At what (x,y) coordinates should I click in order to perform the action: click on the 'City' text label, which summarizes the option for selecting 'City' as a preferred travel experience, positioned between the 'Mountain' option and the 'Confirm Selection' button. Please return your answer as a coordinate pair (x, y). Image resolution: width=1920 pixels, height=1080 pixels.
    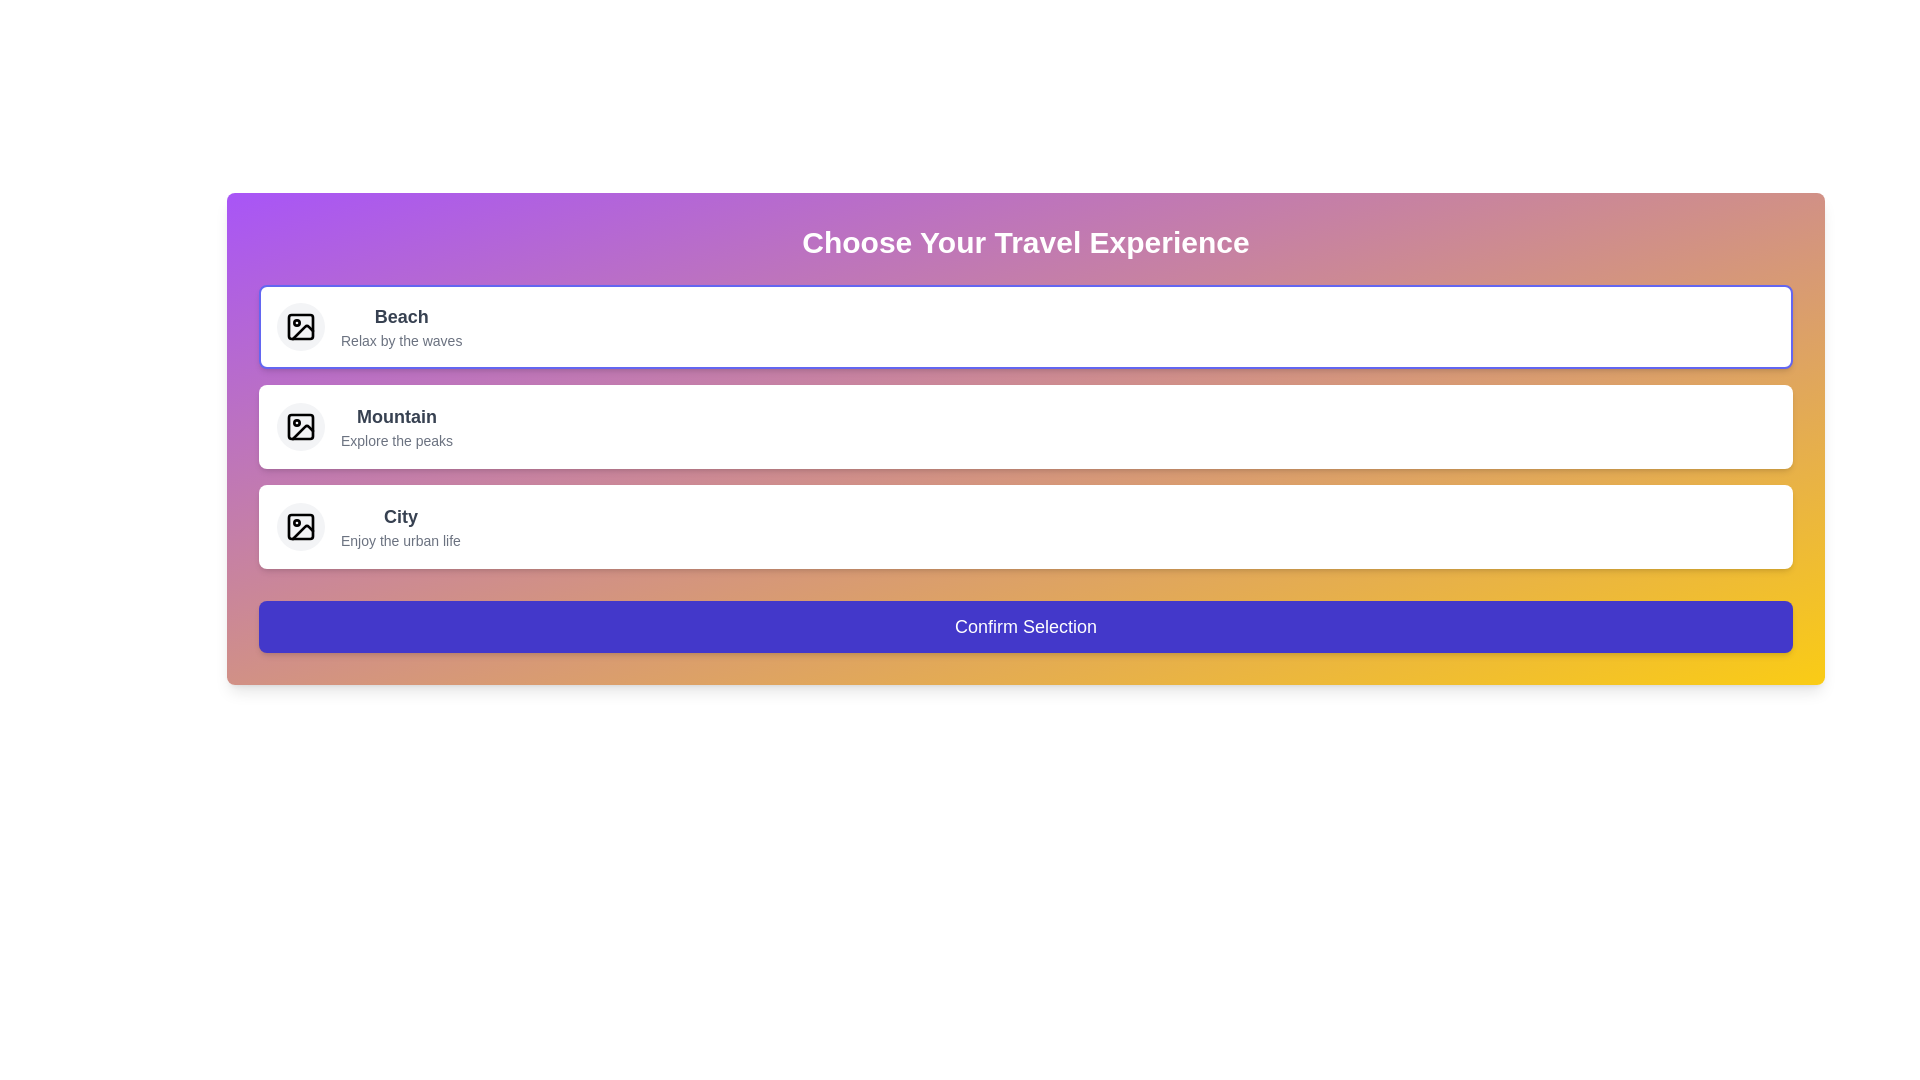
    Looking at the image, I should click on (400, 526).